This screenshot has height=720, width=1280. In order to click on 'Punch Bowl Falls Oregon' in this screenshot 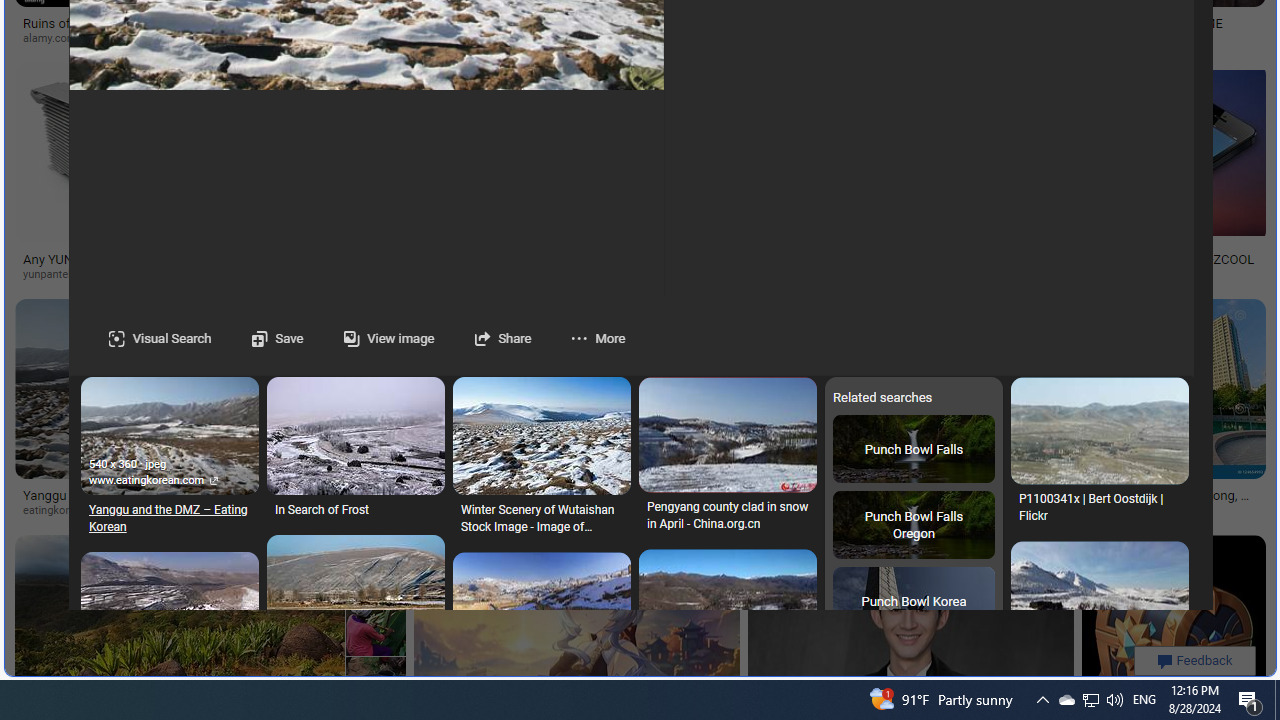, I will do `click(912, 524)`.